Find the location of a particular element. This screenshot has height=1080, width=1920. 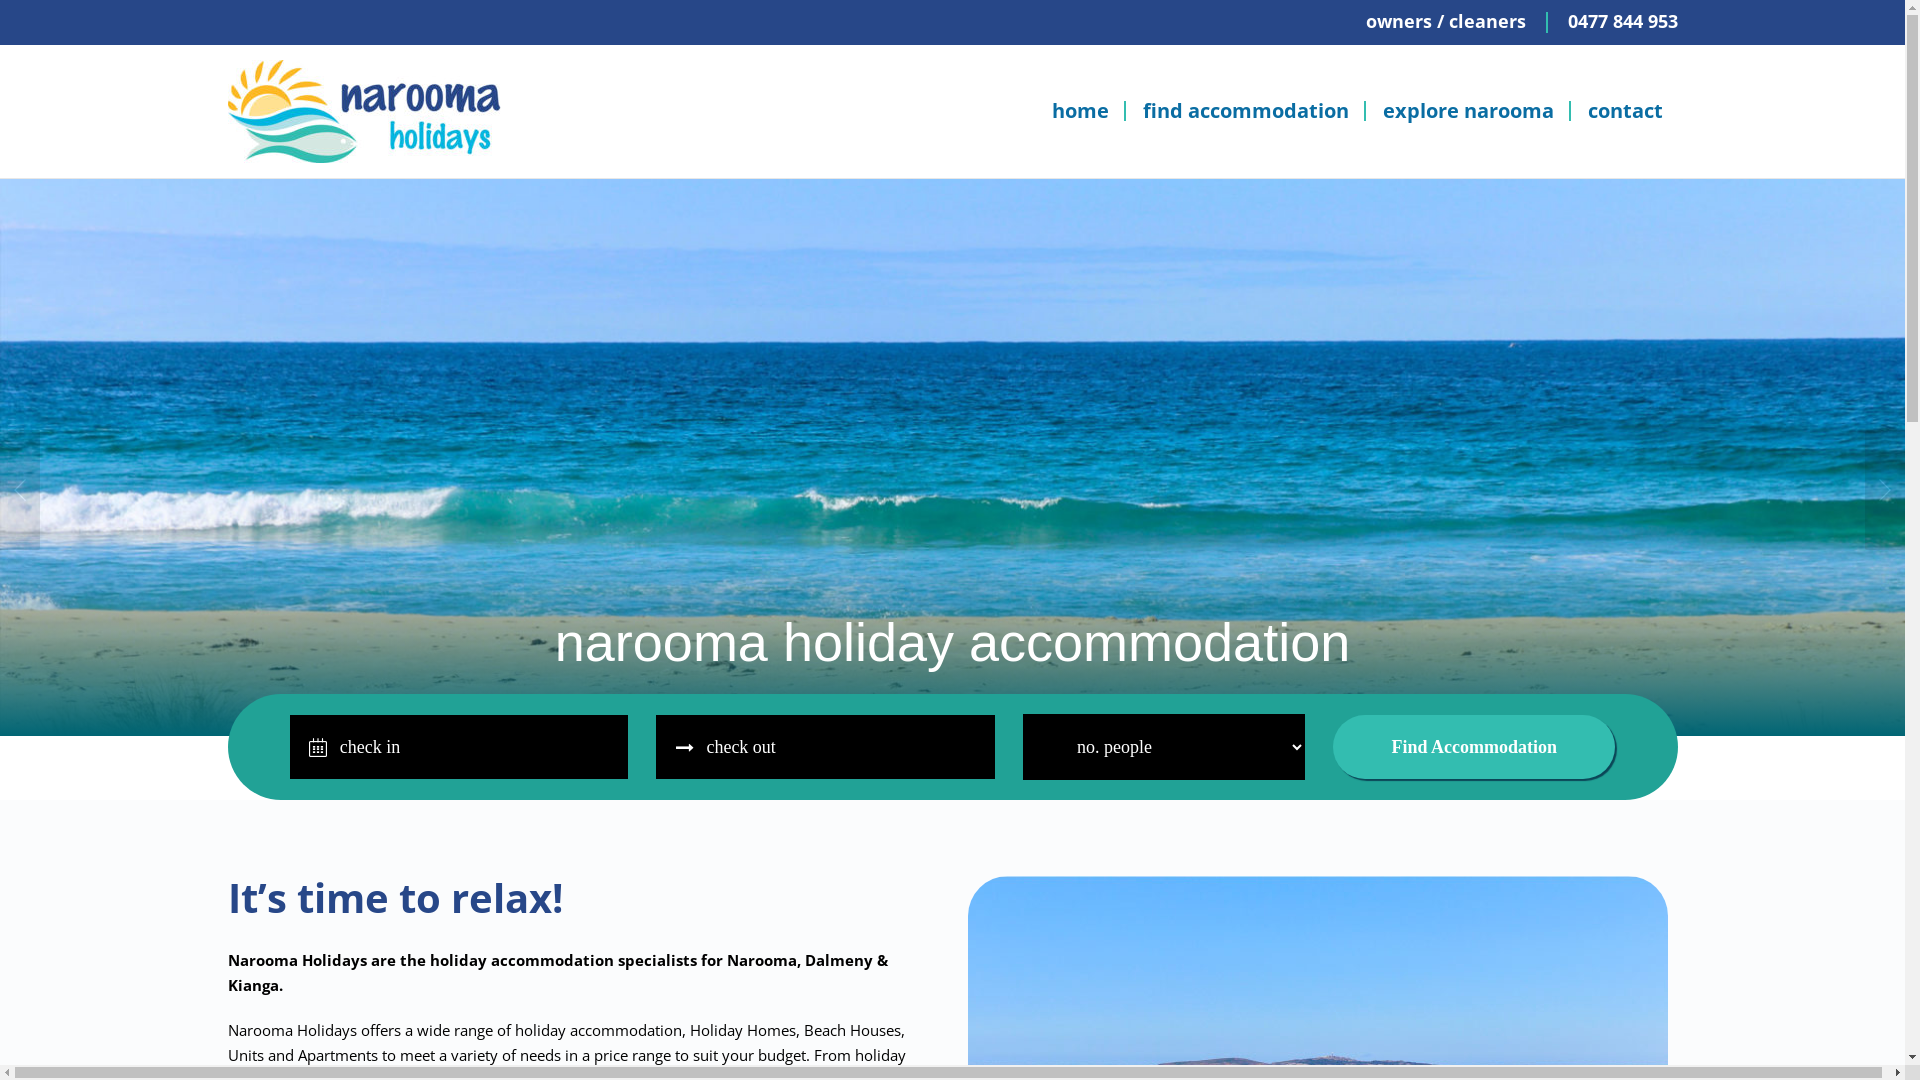

'find accommodation' is located at coordinates (1246, 111).